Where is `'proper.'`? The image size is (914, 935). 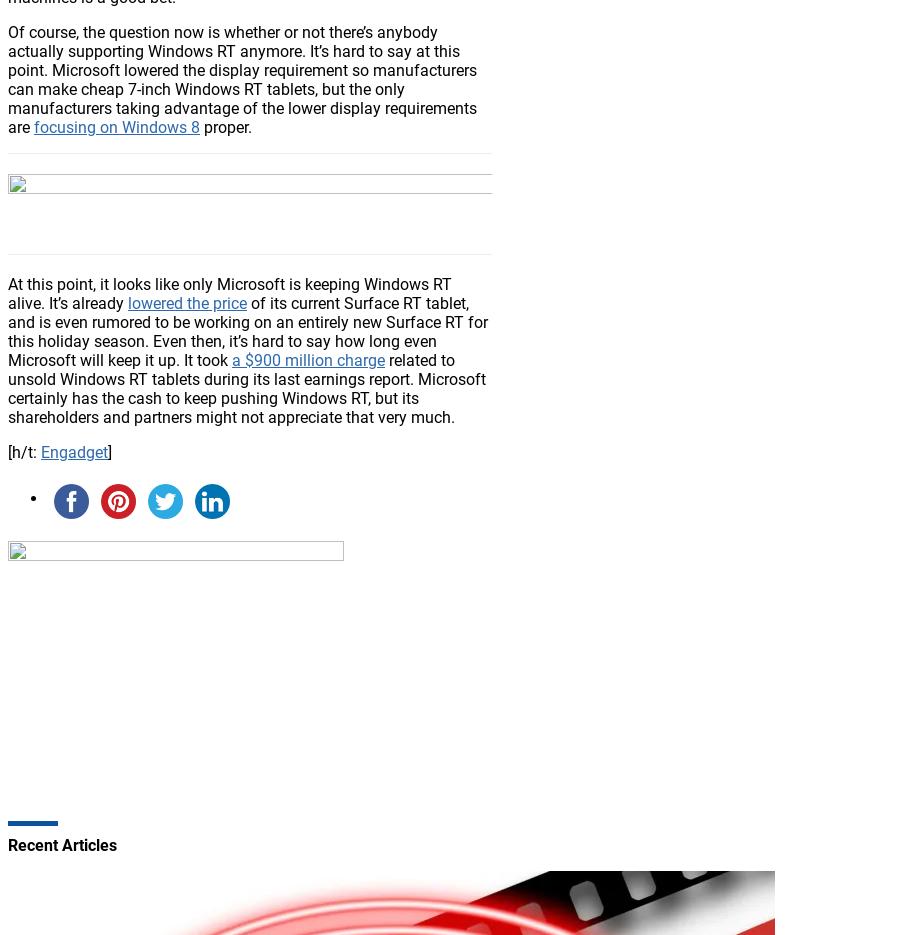 'proper.' is located at coordinates (226, 125).